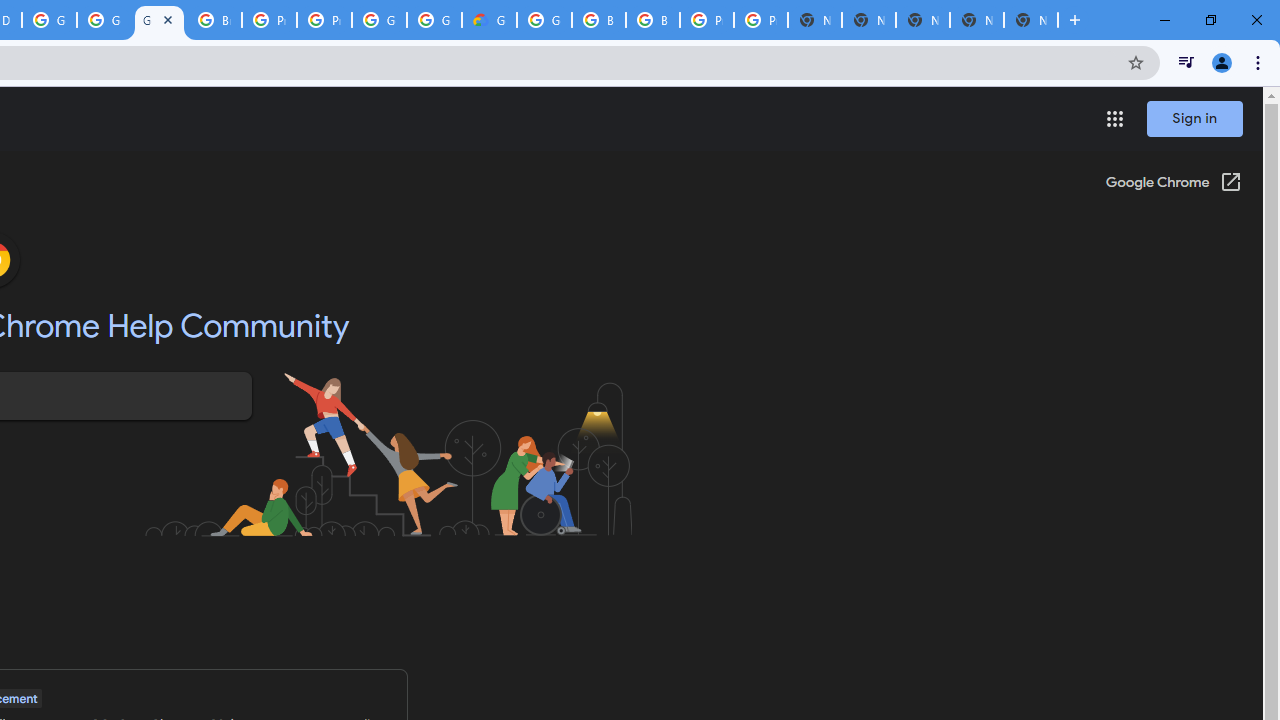  I want to click on 'Close', so click(167, 19).